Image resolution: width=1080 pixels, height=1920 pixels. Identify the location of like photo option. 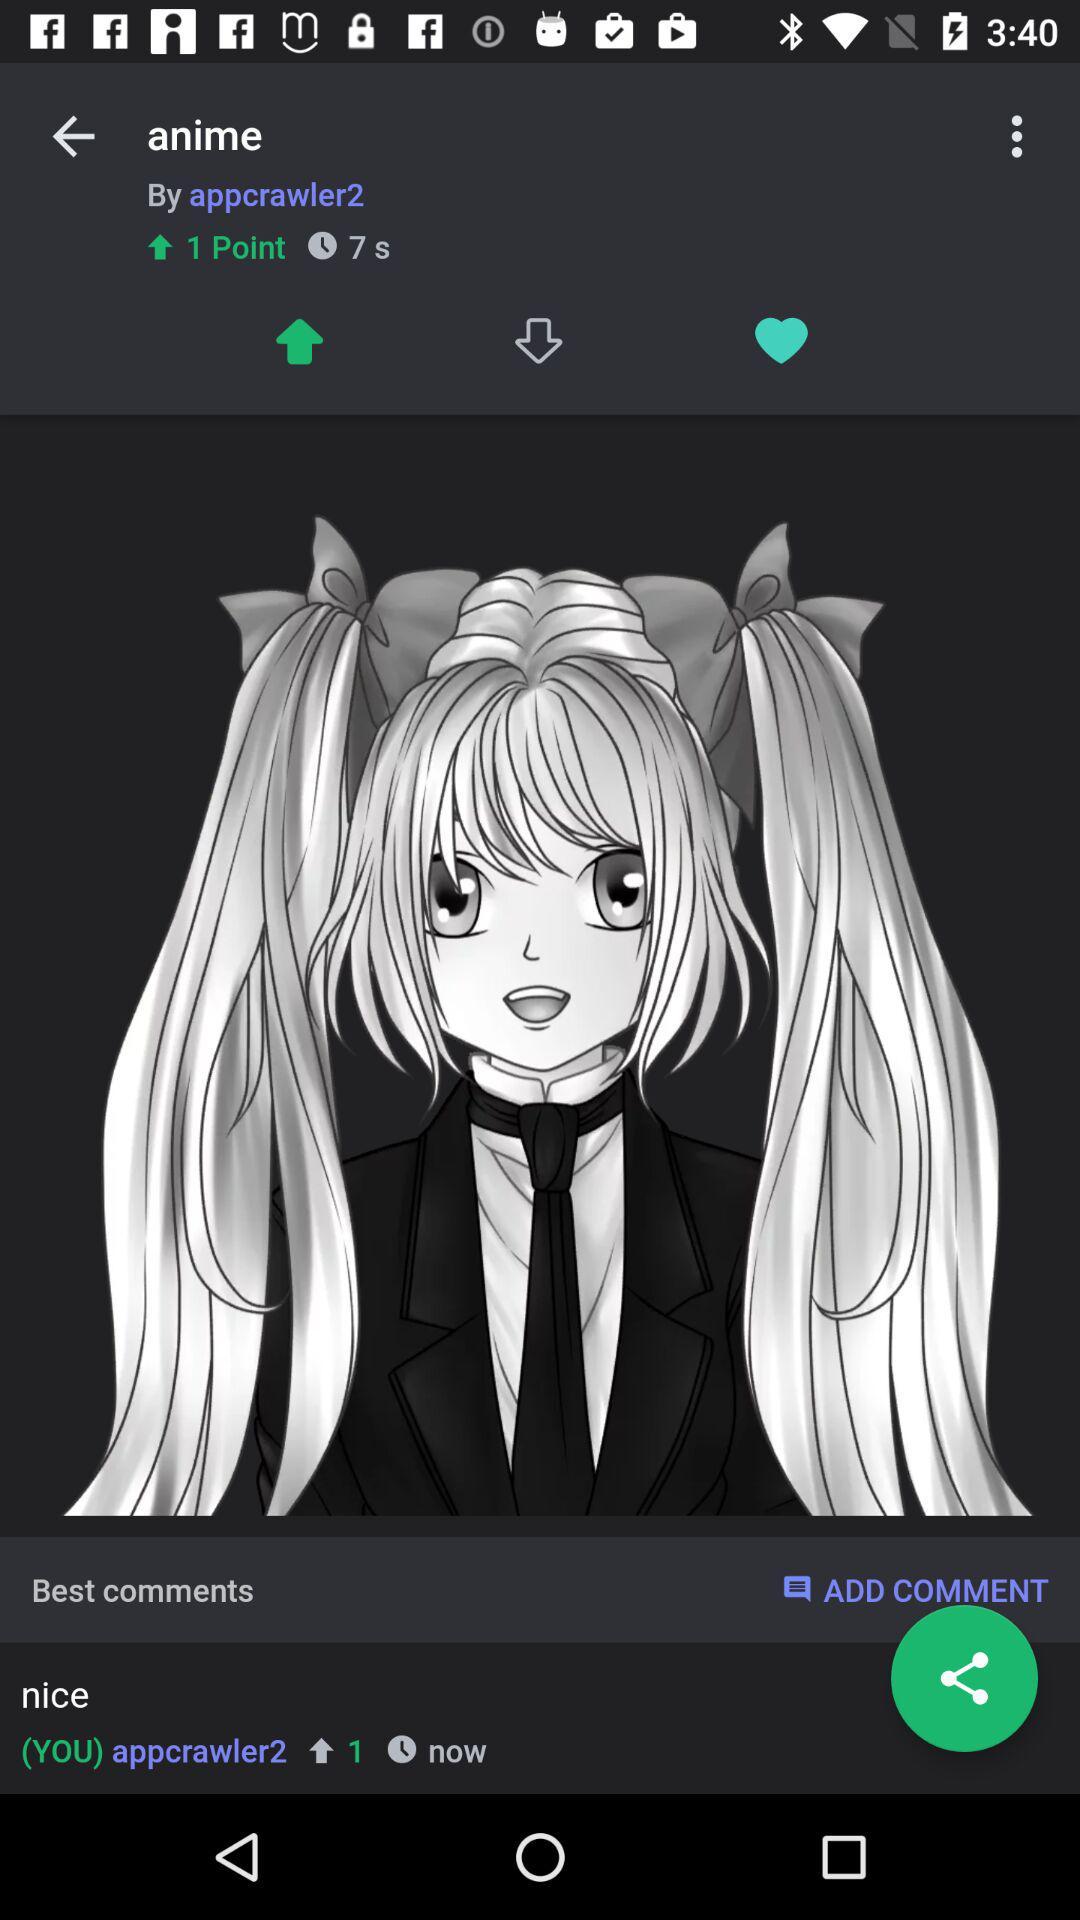
(780, 341).